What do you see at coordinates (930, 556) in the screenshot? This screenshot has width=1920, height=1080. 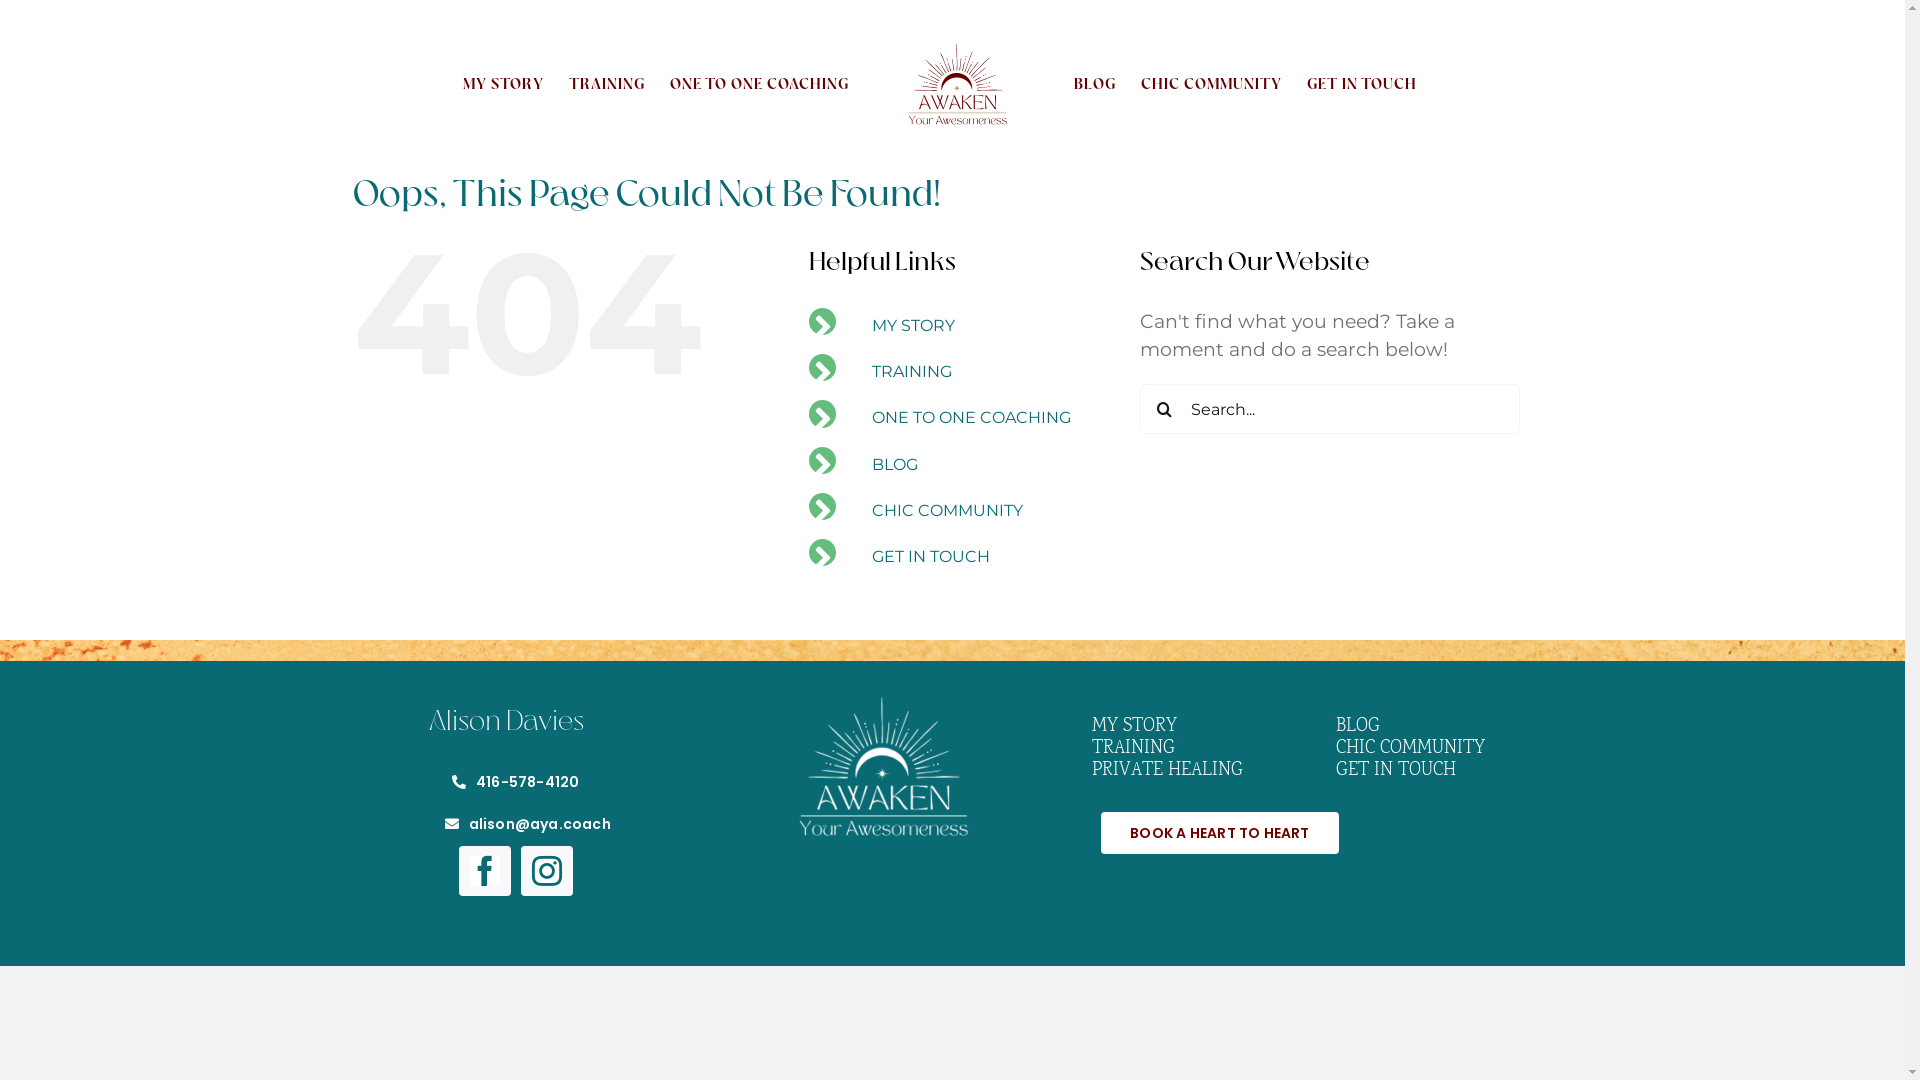 I see `'GET IN TOUCH'` at bounding box center [930, 556].